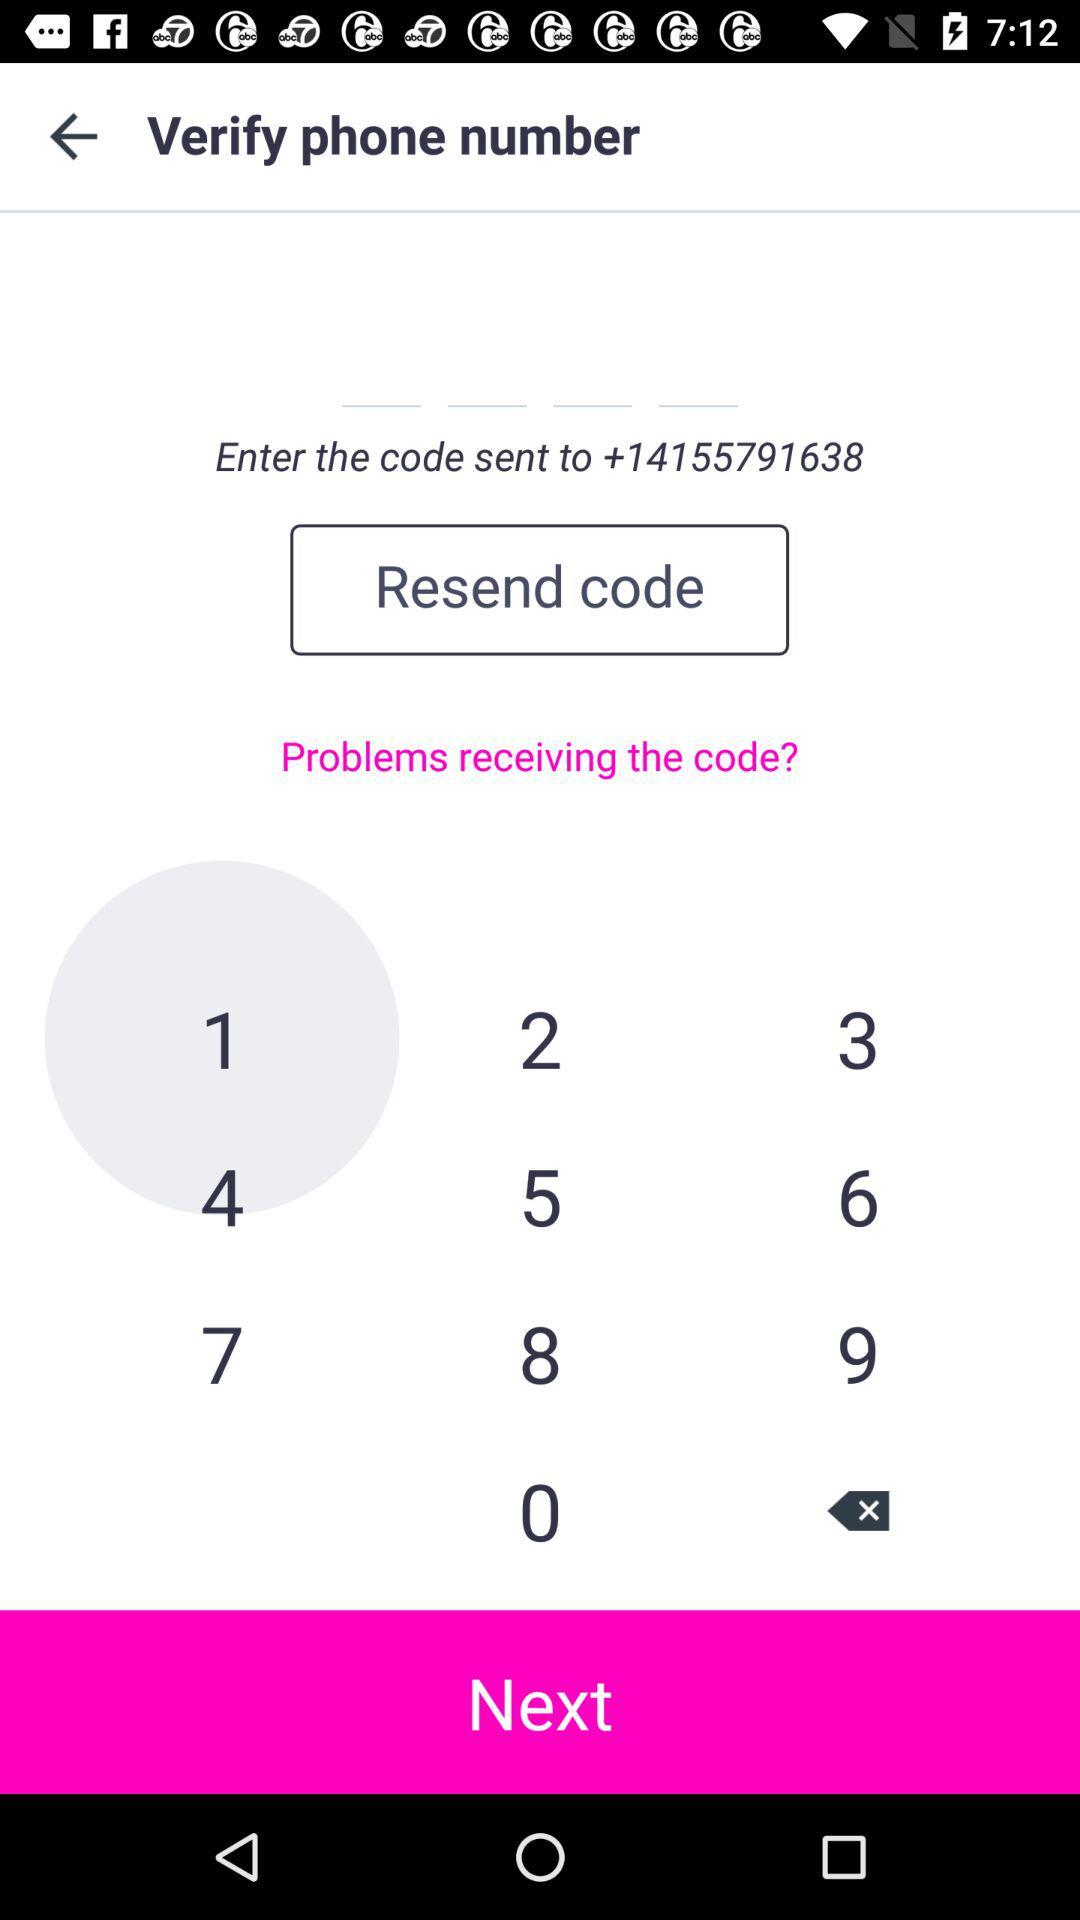 This screenshot has width=1080, height=1920. Describe the element at coordinates (222, 1353) in the screenshot. I see `the button 7 on the web page` at that location.